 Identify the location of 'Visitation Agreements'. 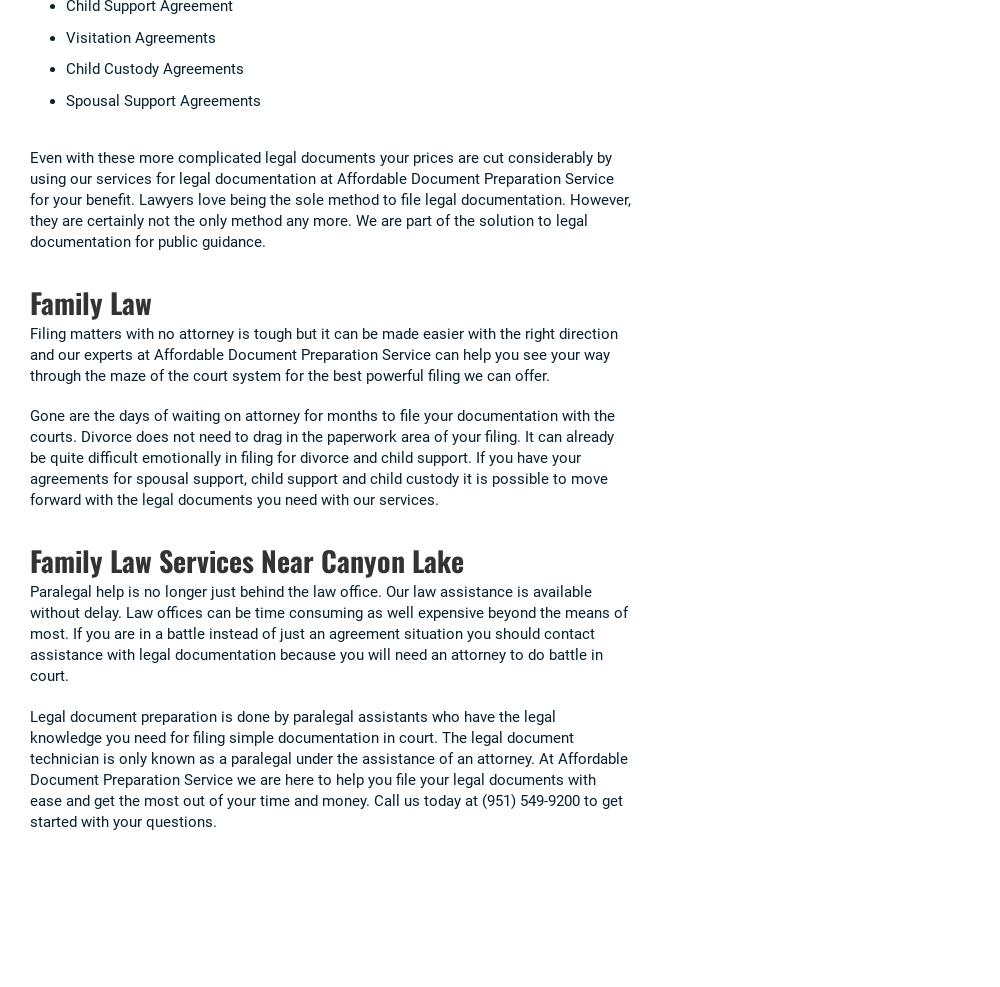
(141, 36).